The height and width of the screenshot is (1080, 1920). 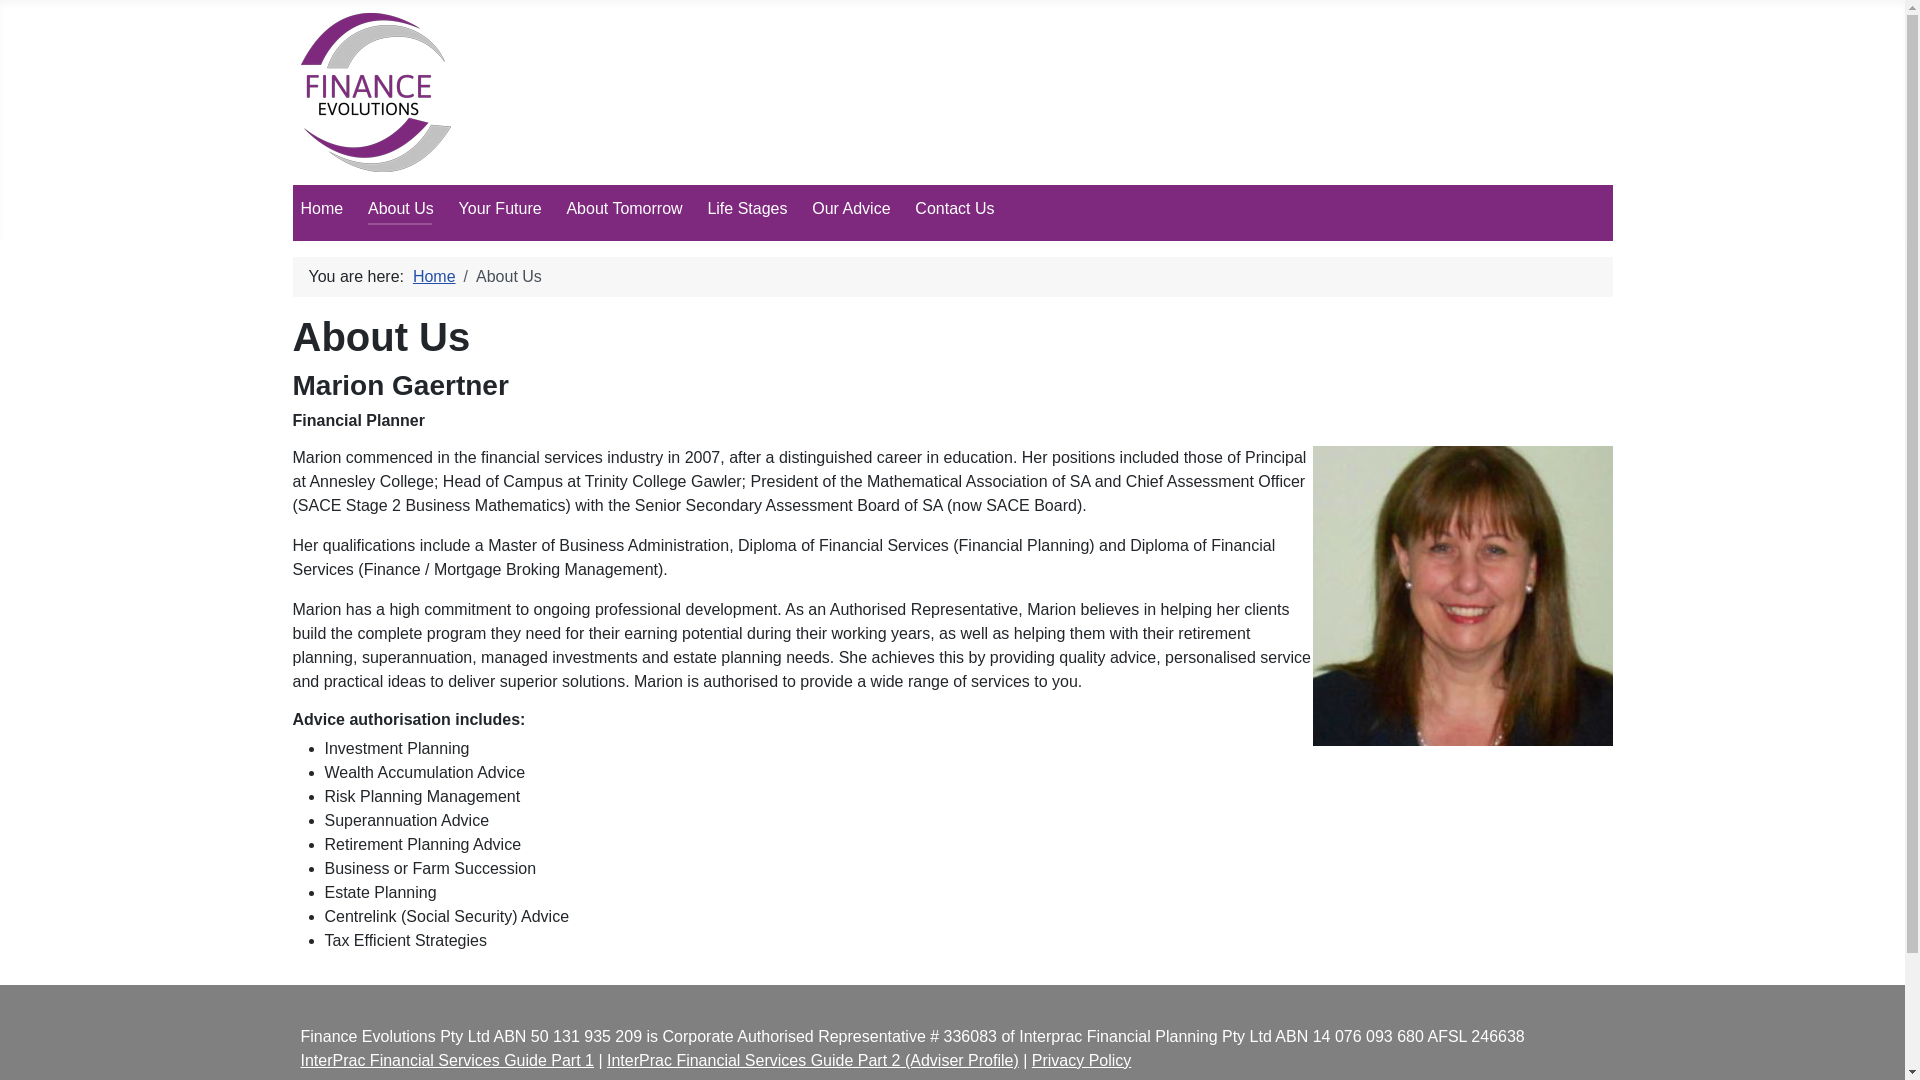 I want to click on 'Home', so click(x=433, y=276).